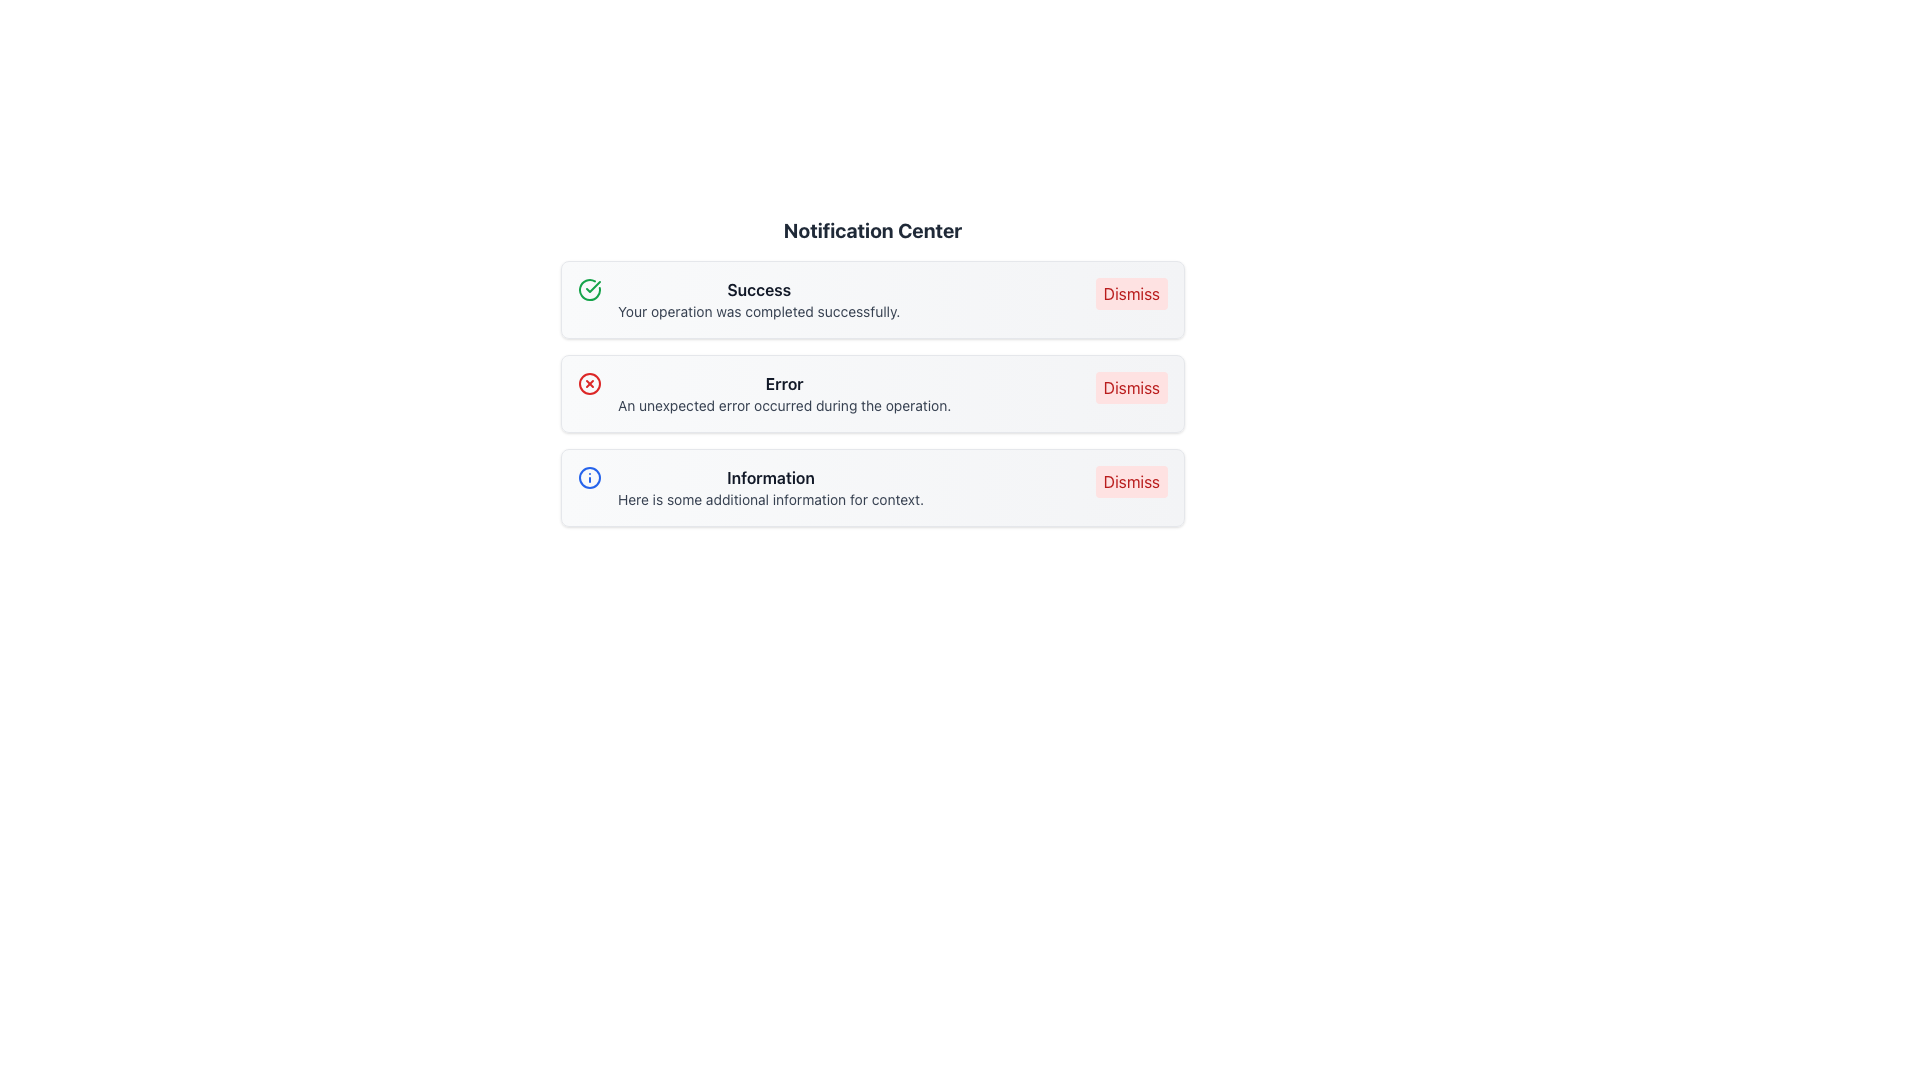  What do you see at coordinates (758, 312) in the screenshot?
I see `the static text element that displays additional details about the successful operation, located below the 'Success' header` at bounding box center [758, 312].